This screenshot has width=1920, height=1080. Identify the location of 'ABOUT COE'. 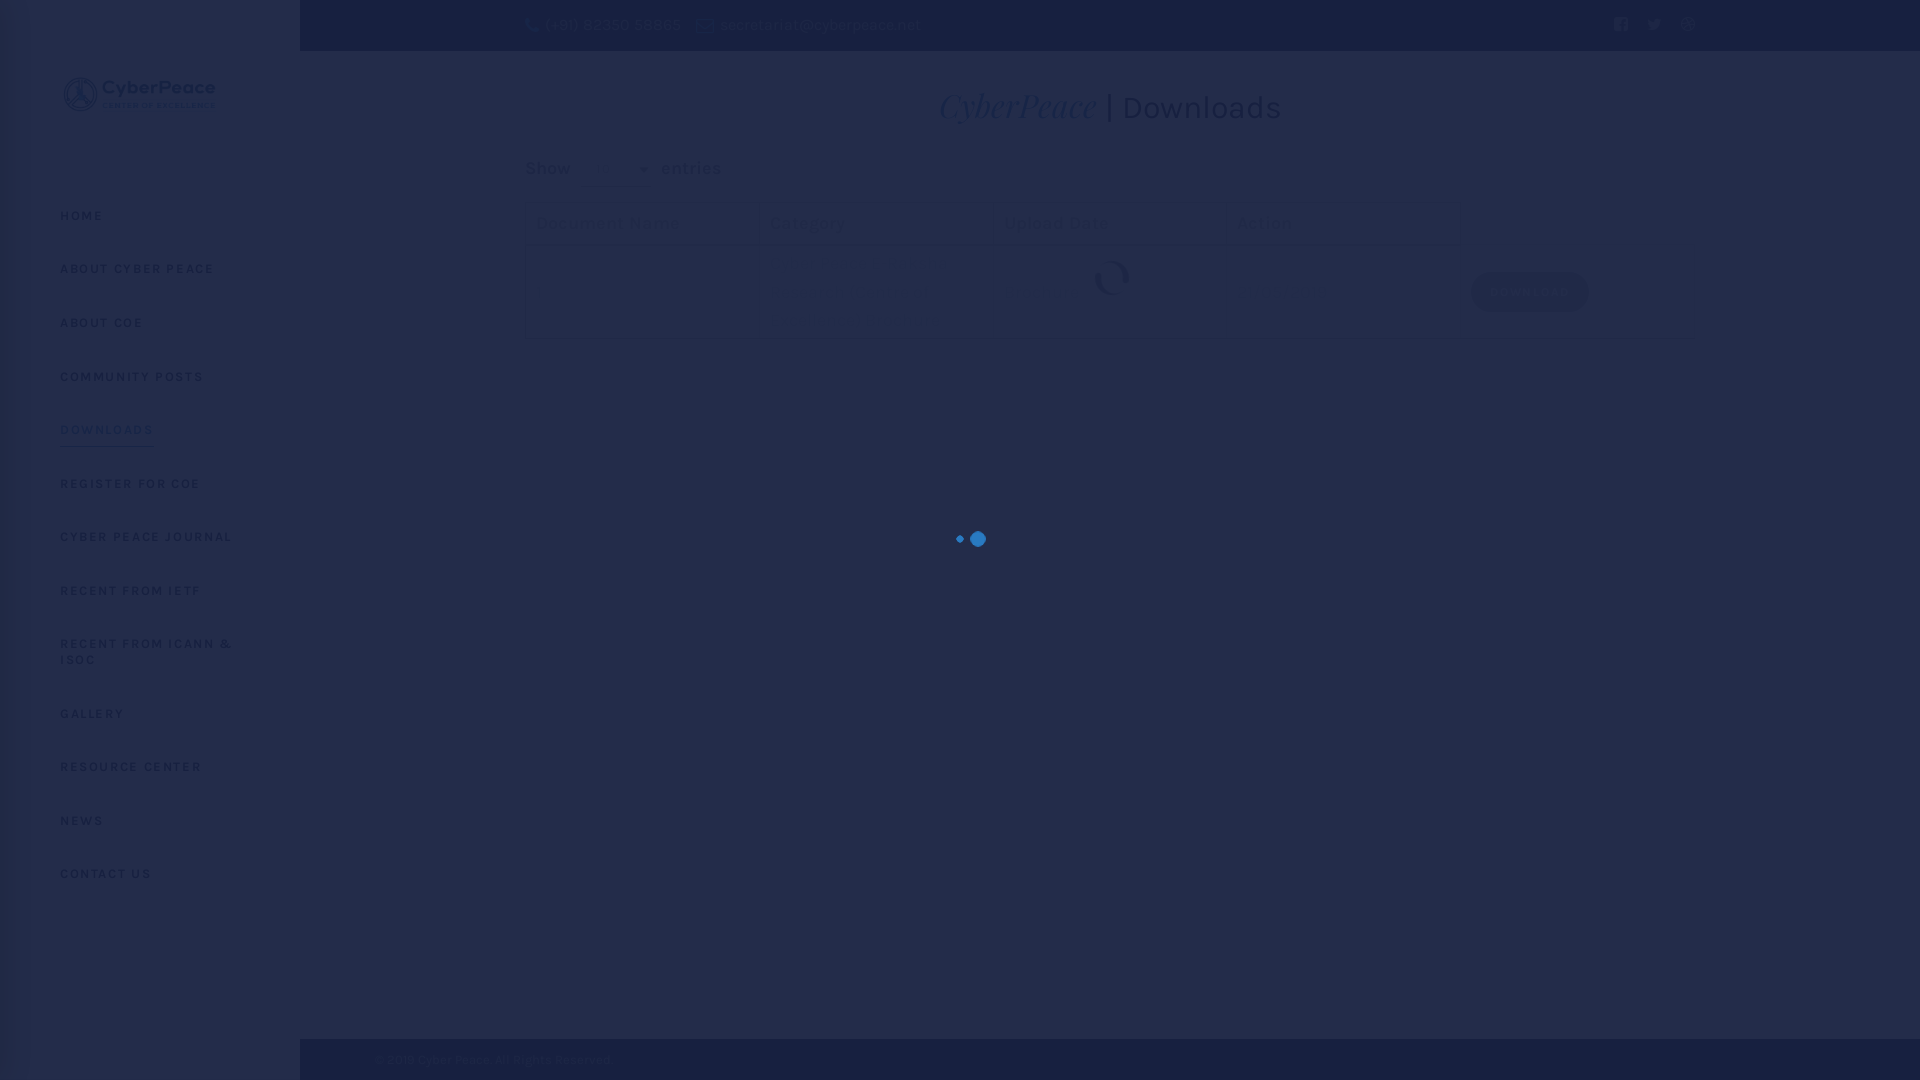
(0, 322).